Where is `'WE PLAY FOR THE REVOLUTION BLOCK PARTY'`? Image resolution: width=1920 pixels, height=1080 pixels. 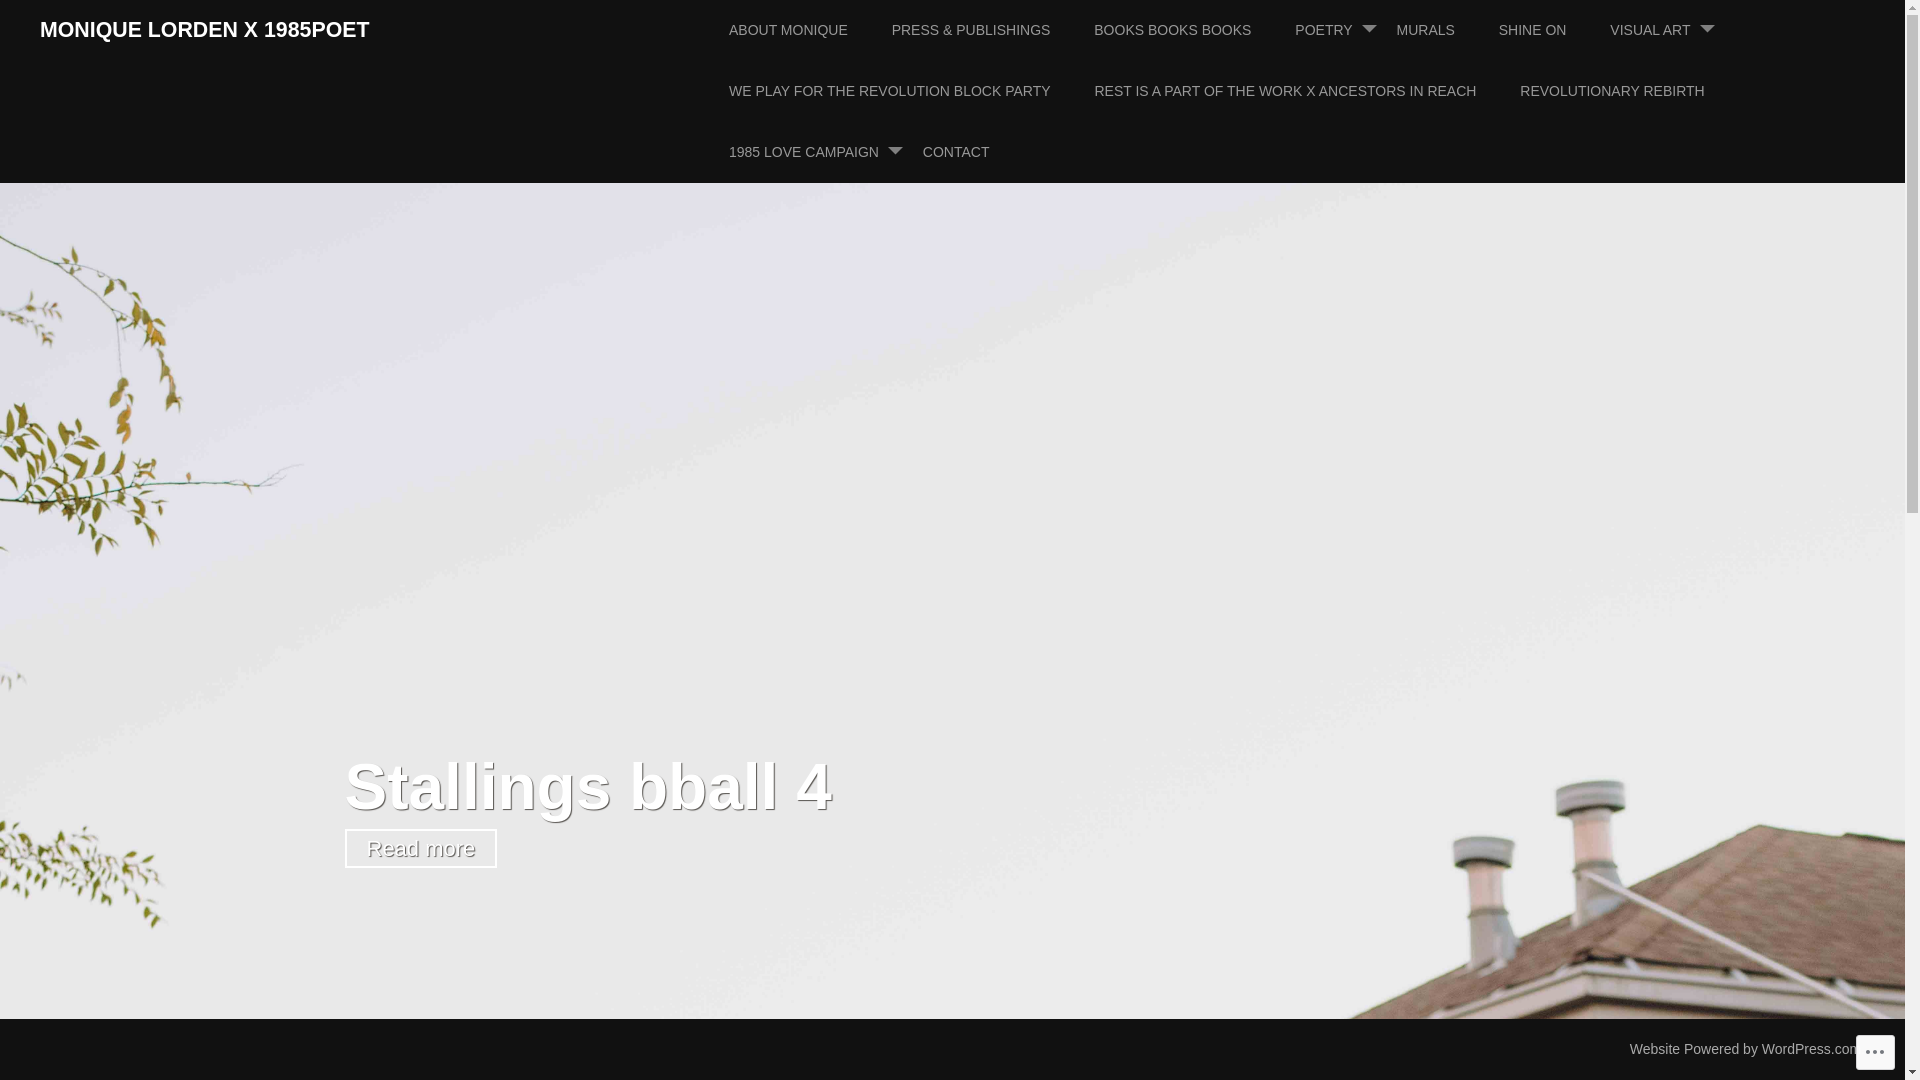 'WE PLAY FOR THE REVOLUTION BLOCK PARTY' is located at coordinates (909, 91).